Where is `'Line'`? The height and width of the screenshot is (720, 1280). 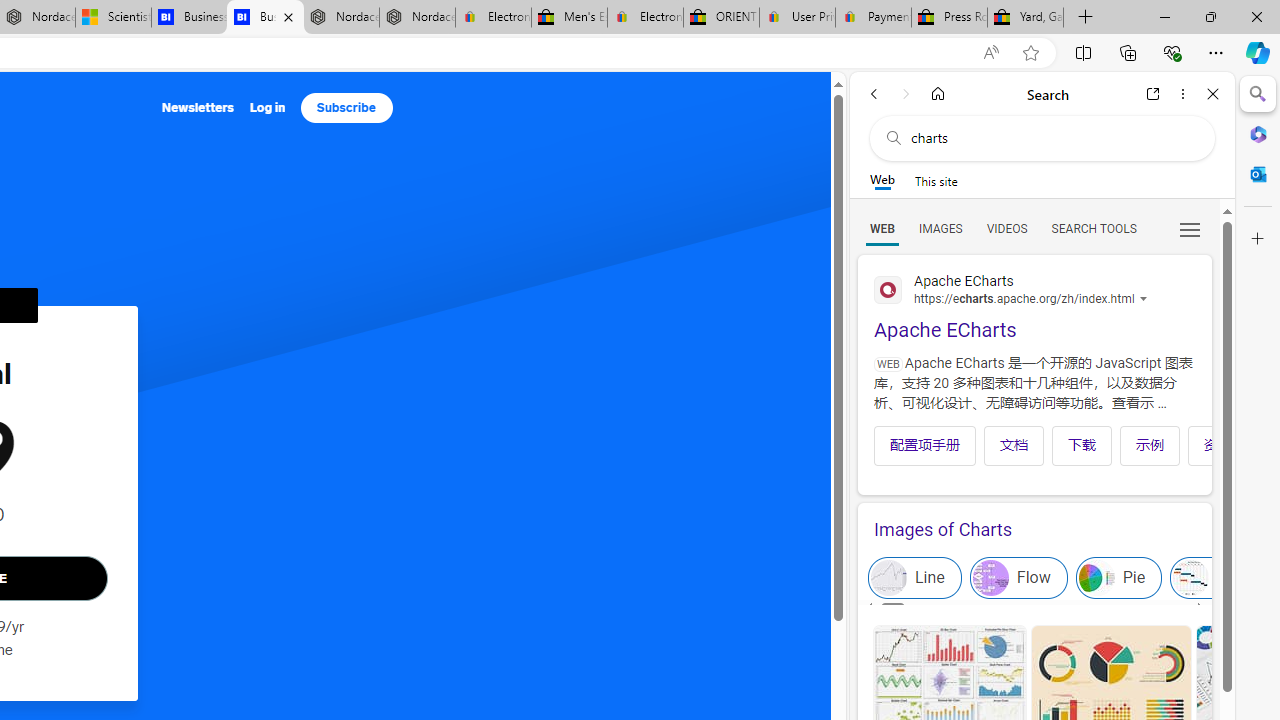
'Line' is located at coordinates (914, 578).